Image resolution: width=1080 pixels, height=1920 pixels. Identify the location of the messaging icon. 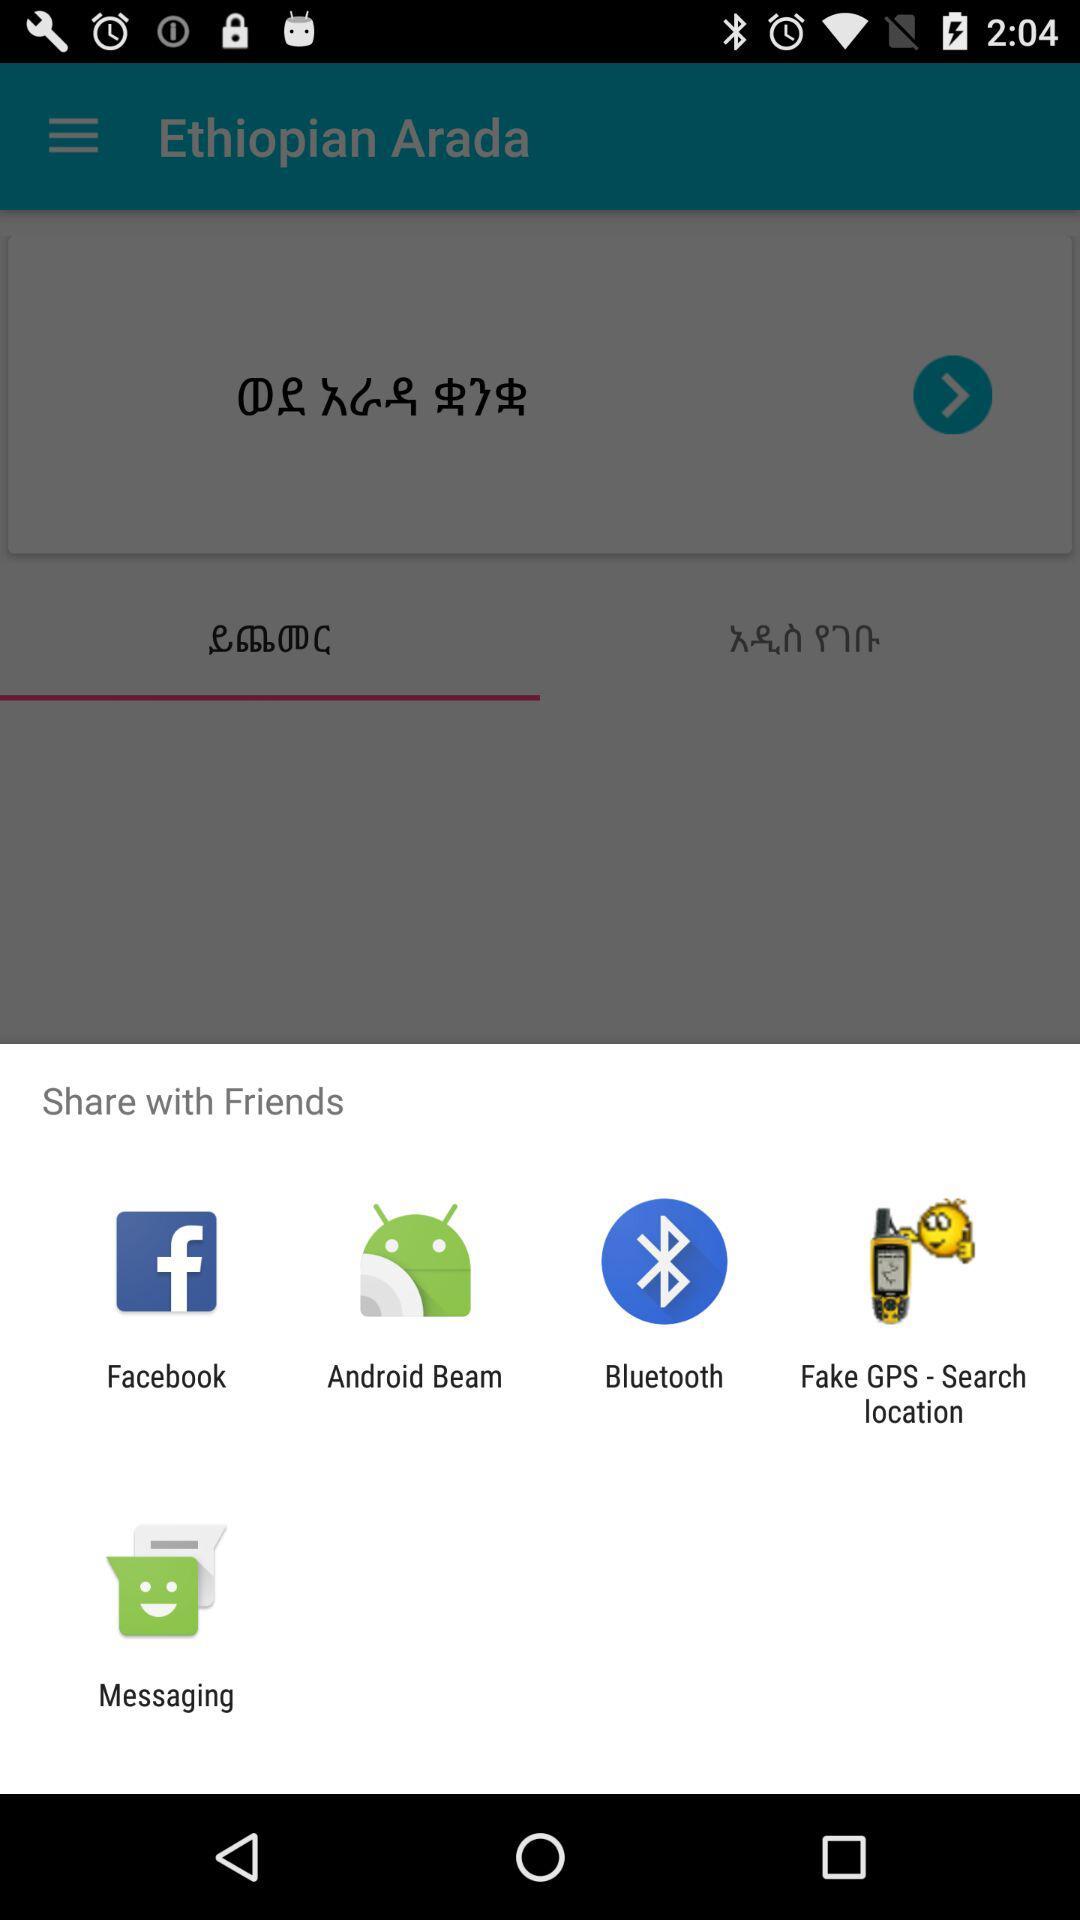
(165, 1711).